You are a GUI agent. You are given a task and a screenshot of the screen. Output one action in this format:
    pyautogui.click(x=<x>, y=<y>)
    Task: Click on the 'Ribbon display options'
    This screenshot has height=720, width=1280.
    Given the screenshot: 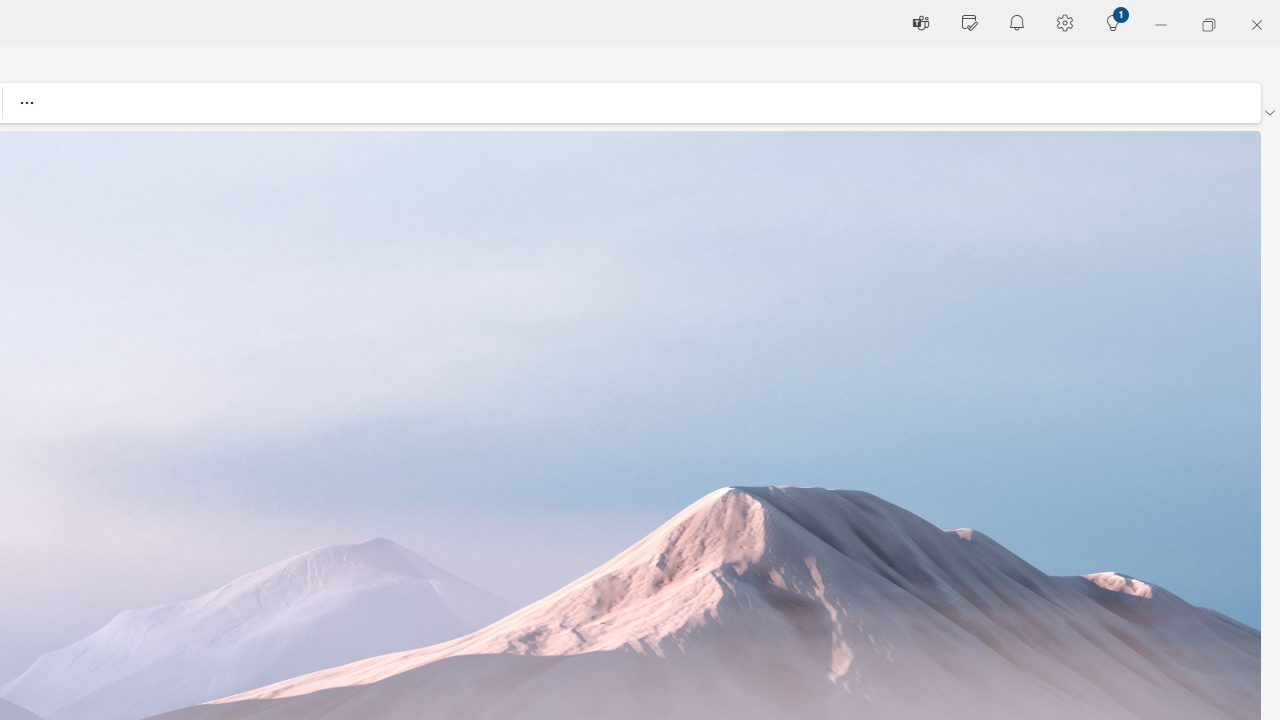 What is the action you would take?
    pyautogui.click(x=1268, y=113)
    